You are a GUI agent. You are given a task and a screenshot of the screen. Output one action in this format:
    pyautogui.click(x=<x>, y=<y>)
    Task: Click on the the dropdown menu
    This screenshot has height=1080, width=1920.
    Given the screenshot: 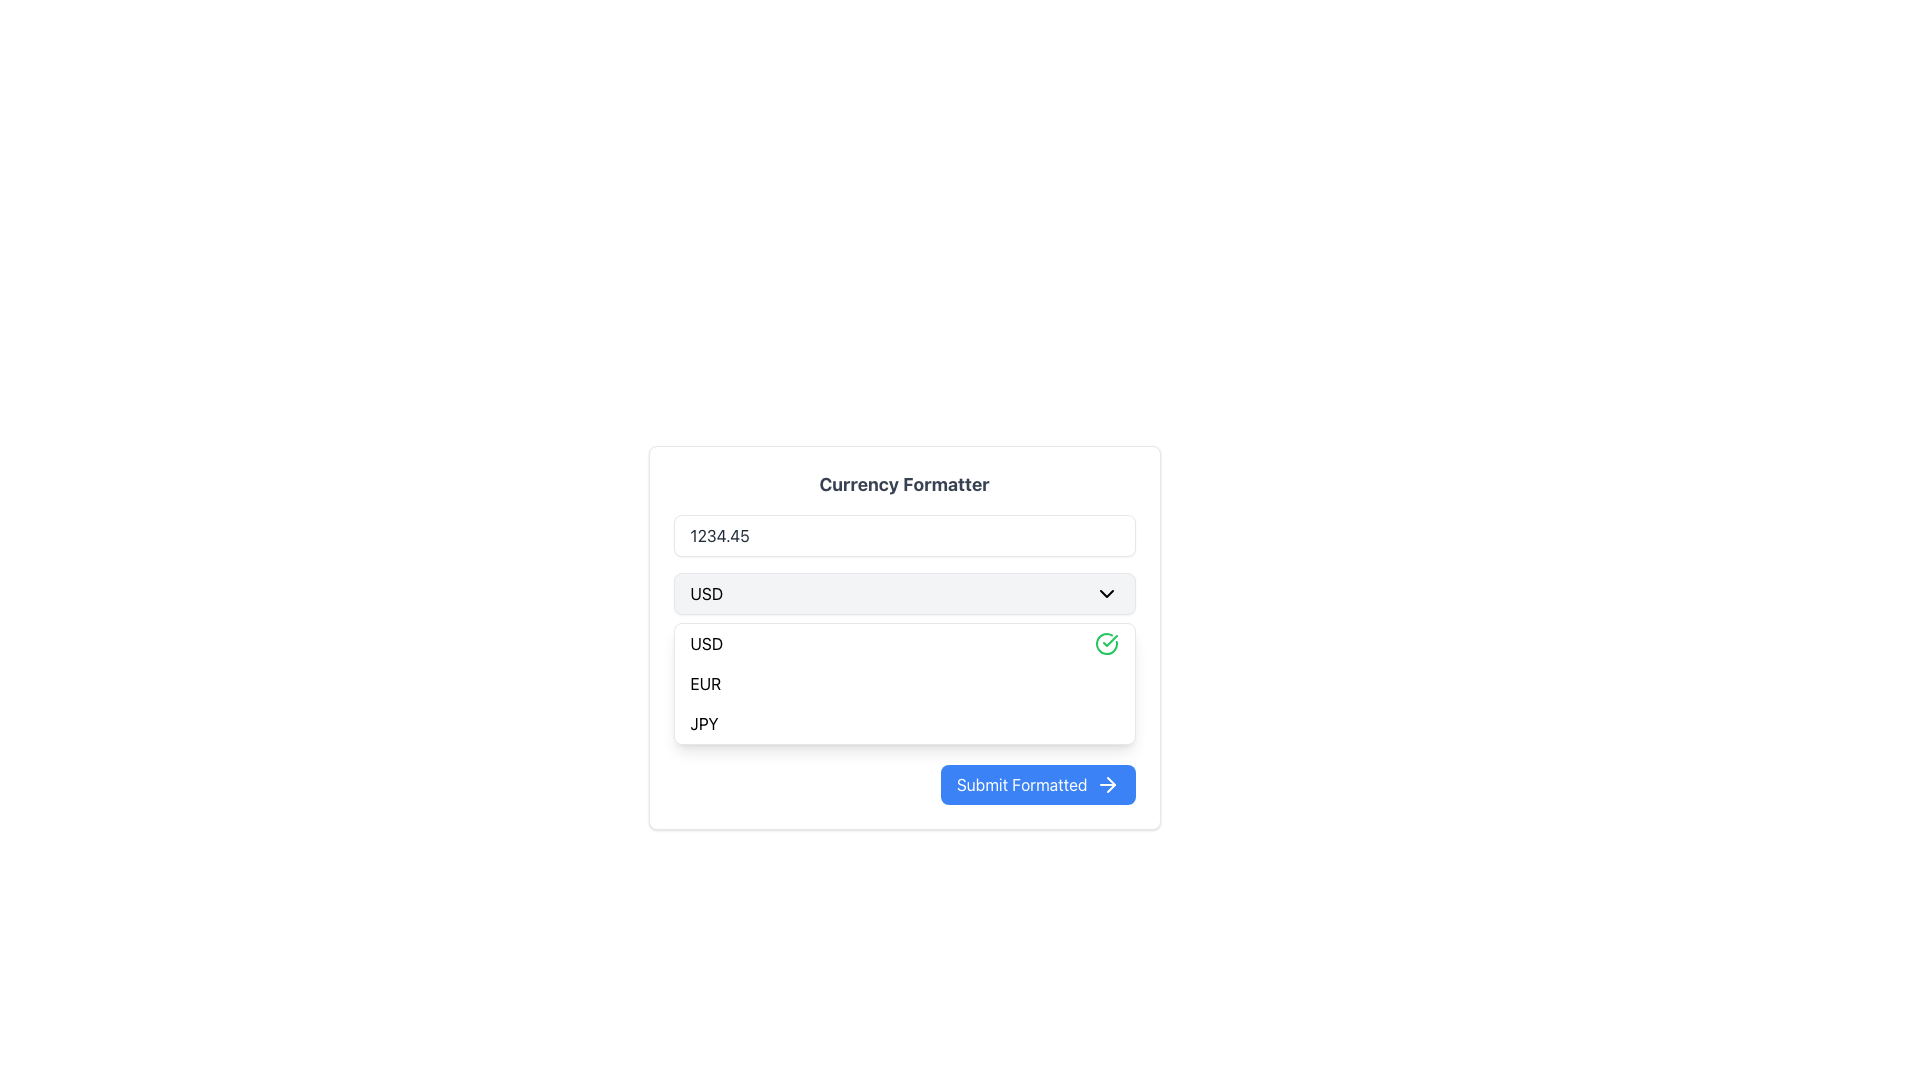 What is the action you would take?
    pyautogui.click(x=903, y=682)
    